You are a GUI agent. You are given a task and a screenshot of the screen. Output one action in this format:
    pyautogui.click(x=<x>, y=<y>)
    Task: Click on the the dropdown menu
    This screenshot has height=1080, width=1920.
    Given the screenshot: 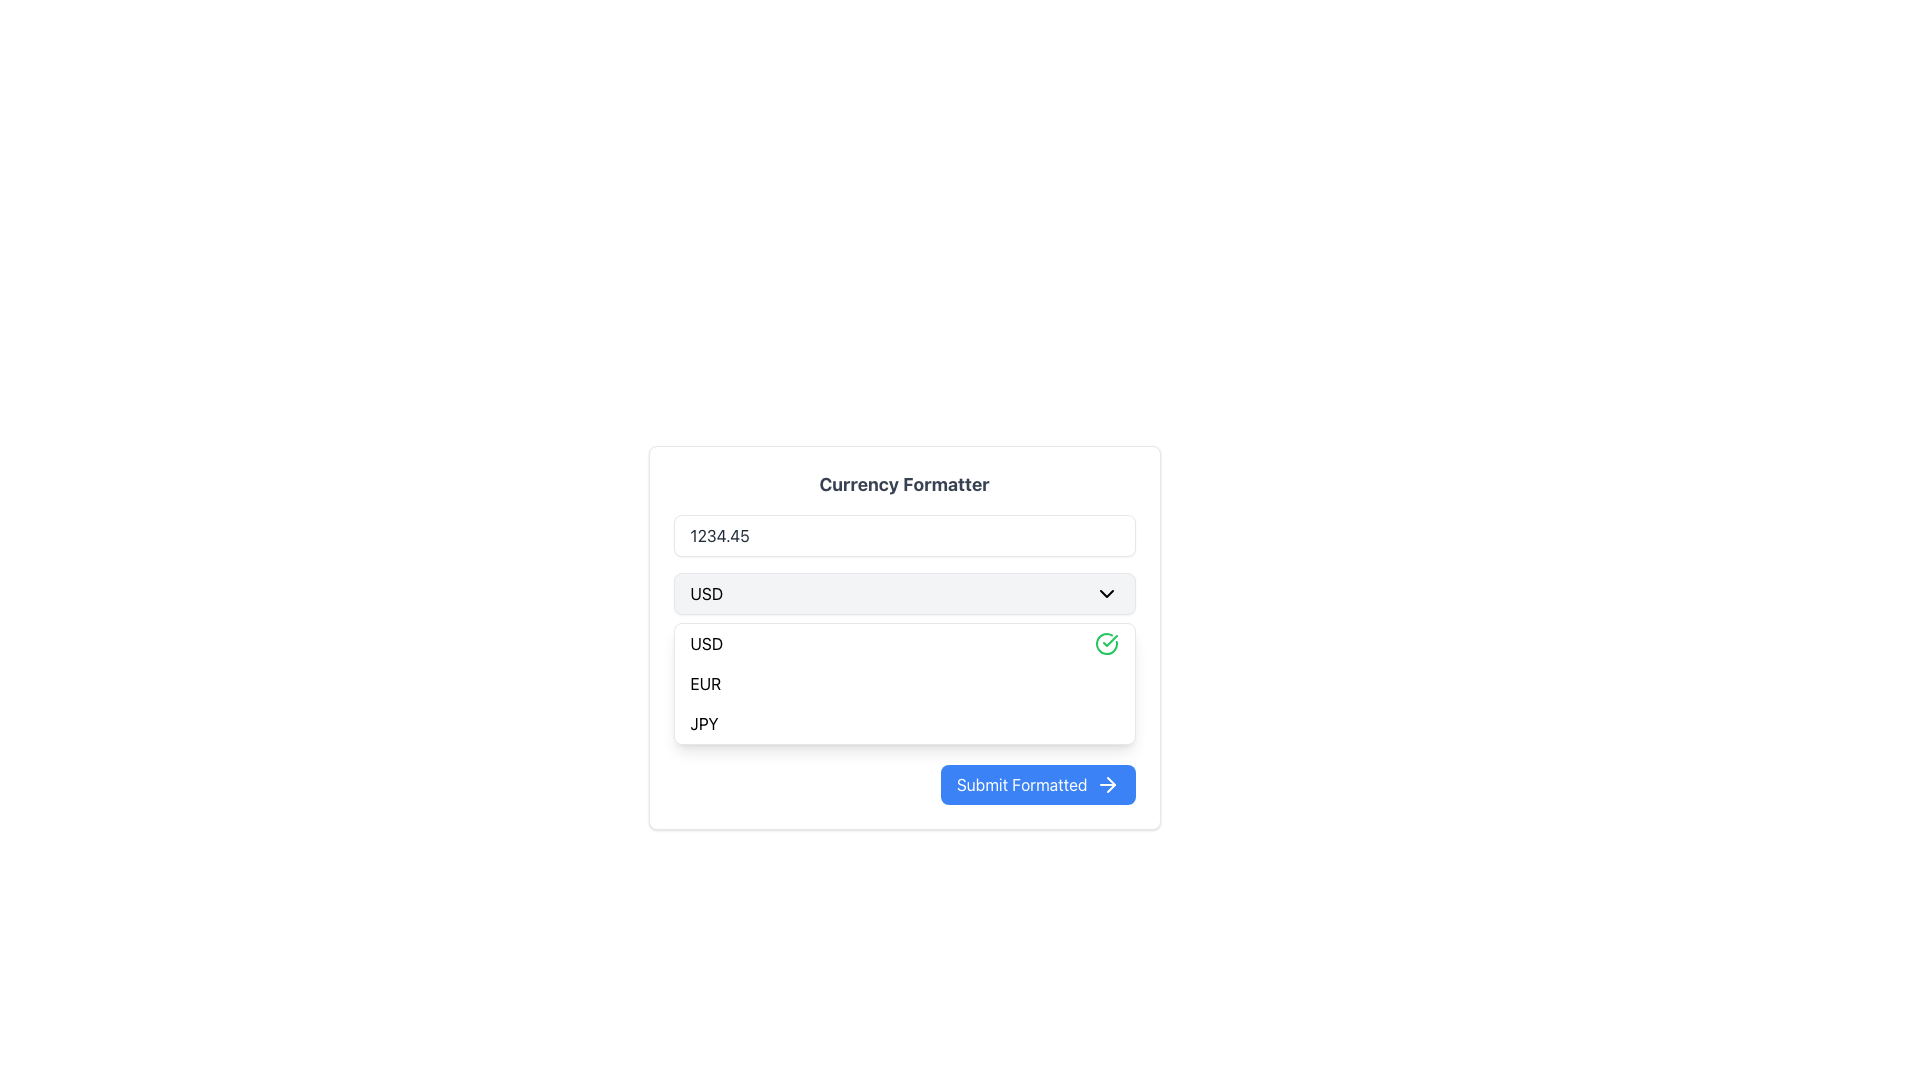 What is the action you would take?
    pyautogui.click(x=903, y=682)
    